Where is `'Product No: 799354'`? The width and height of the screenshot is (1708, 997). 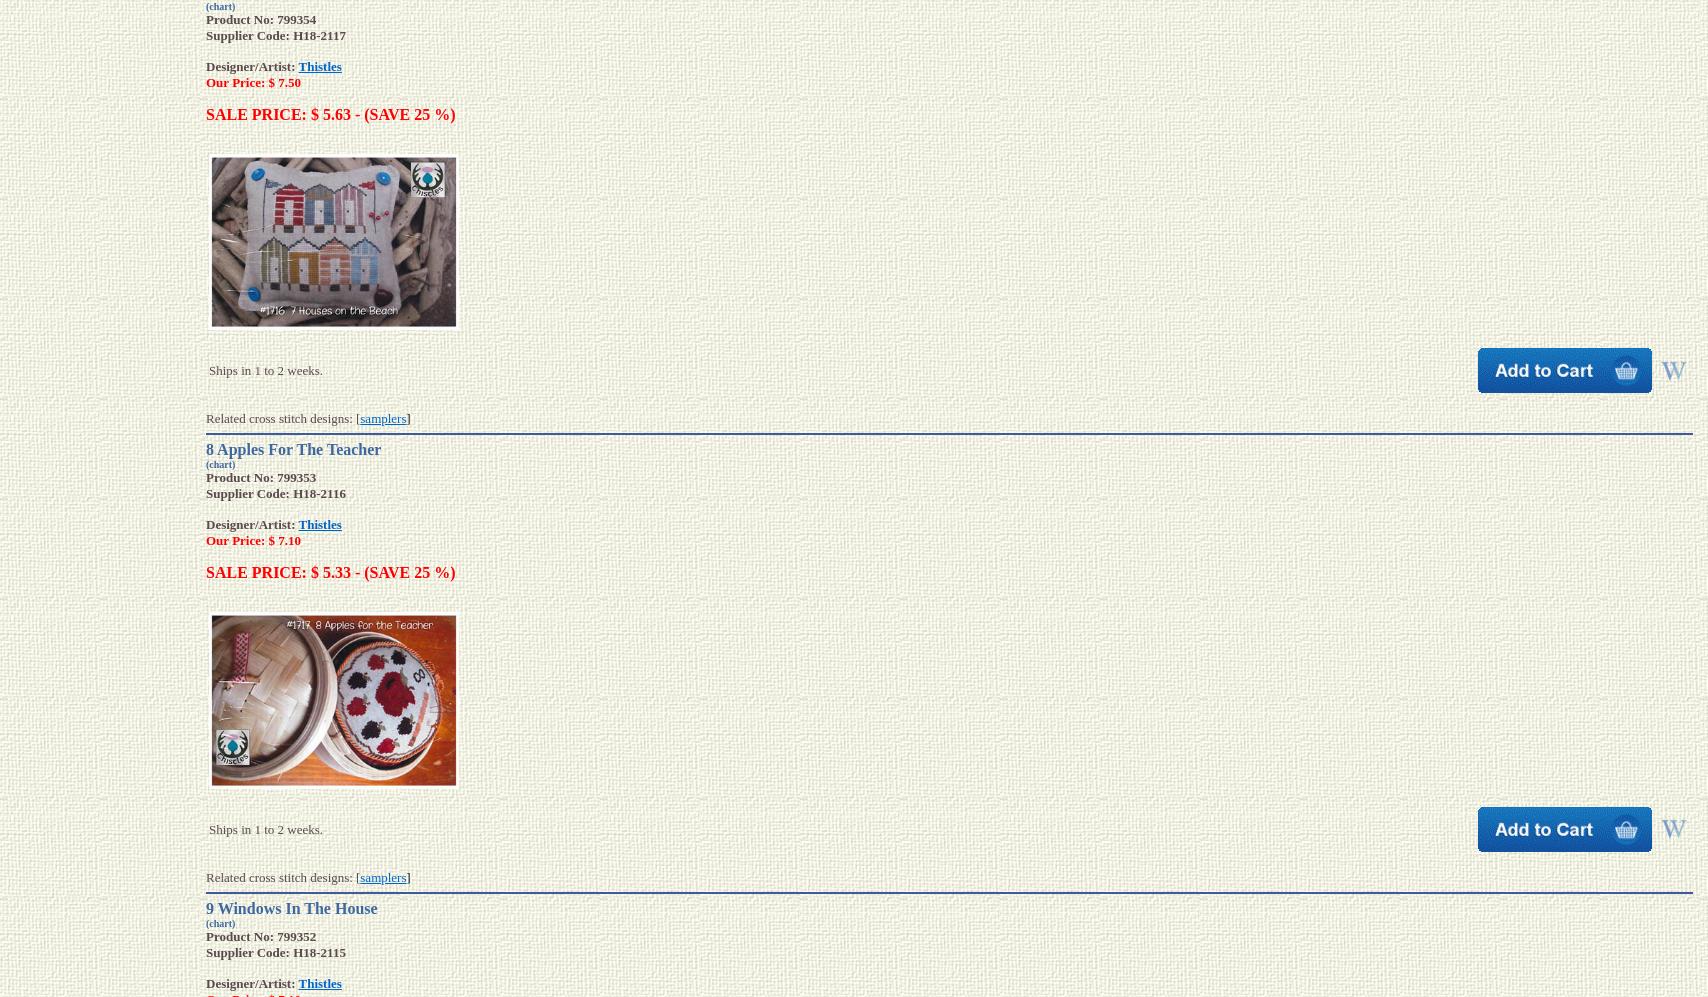
'Product No: 799354' is located at coordinates (260, 19).